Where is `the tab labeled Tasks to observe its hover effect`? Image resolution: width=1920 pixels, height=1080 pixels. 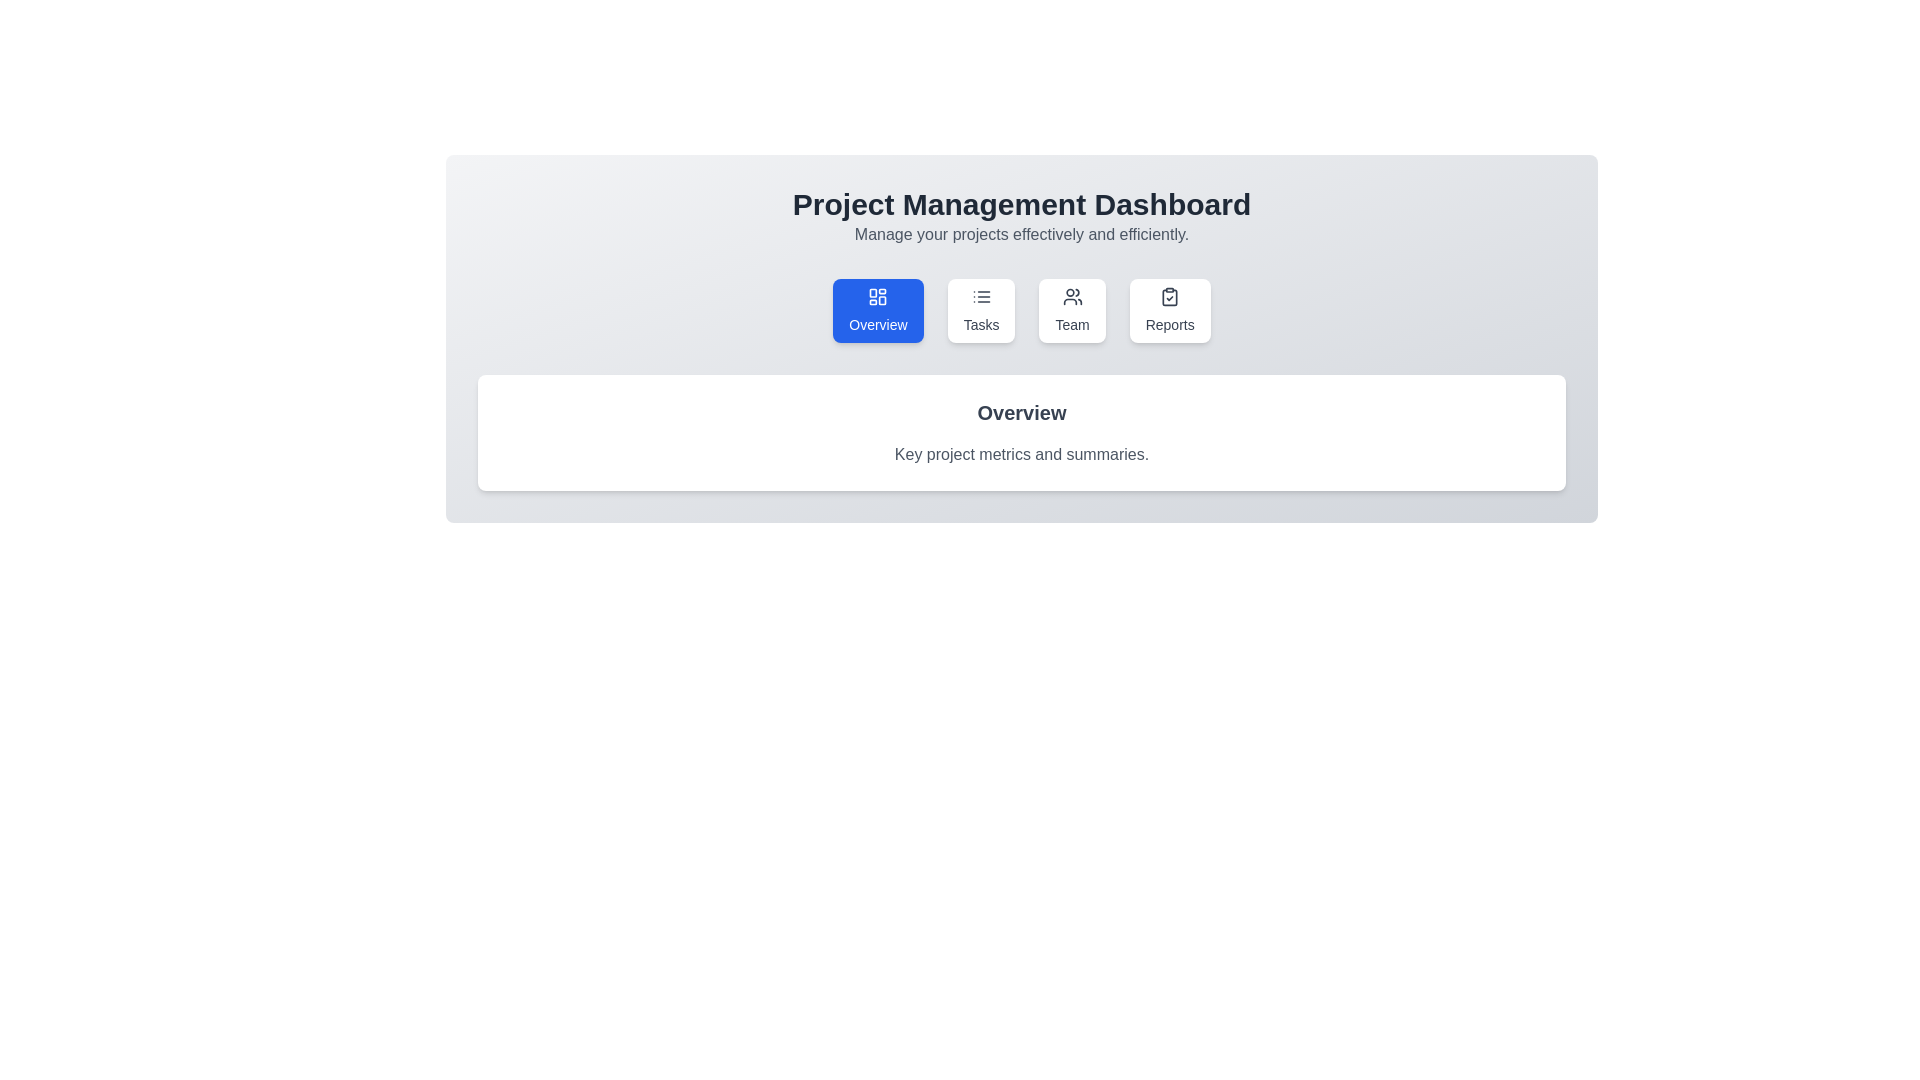
the tab labeled Tasks to observe its hover effect is located at coordinates (981, 311).